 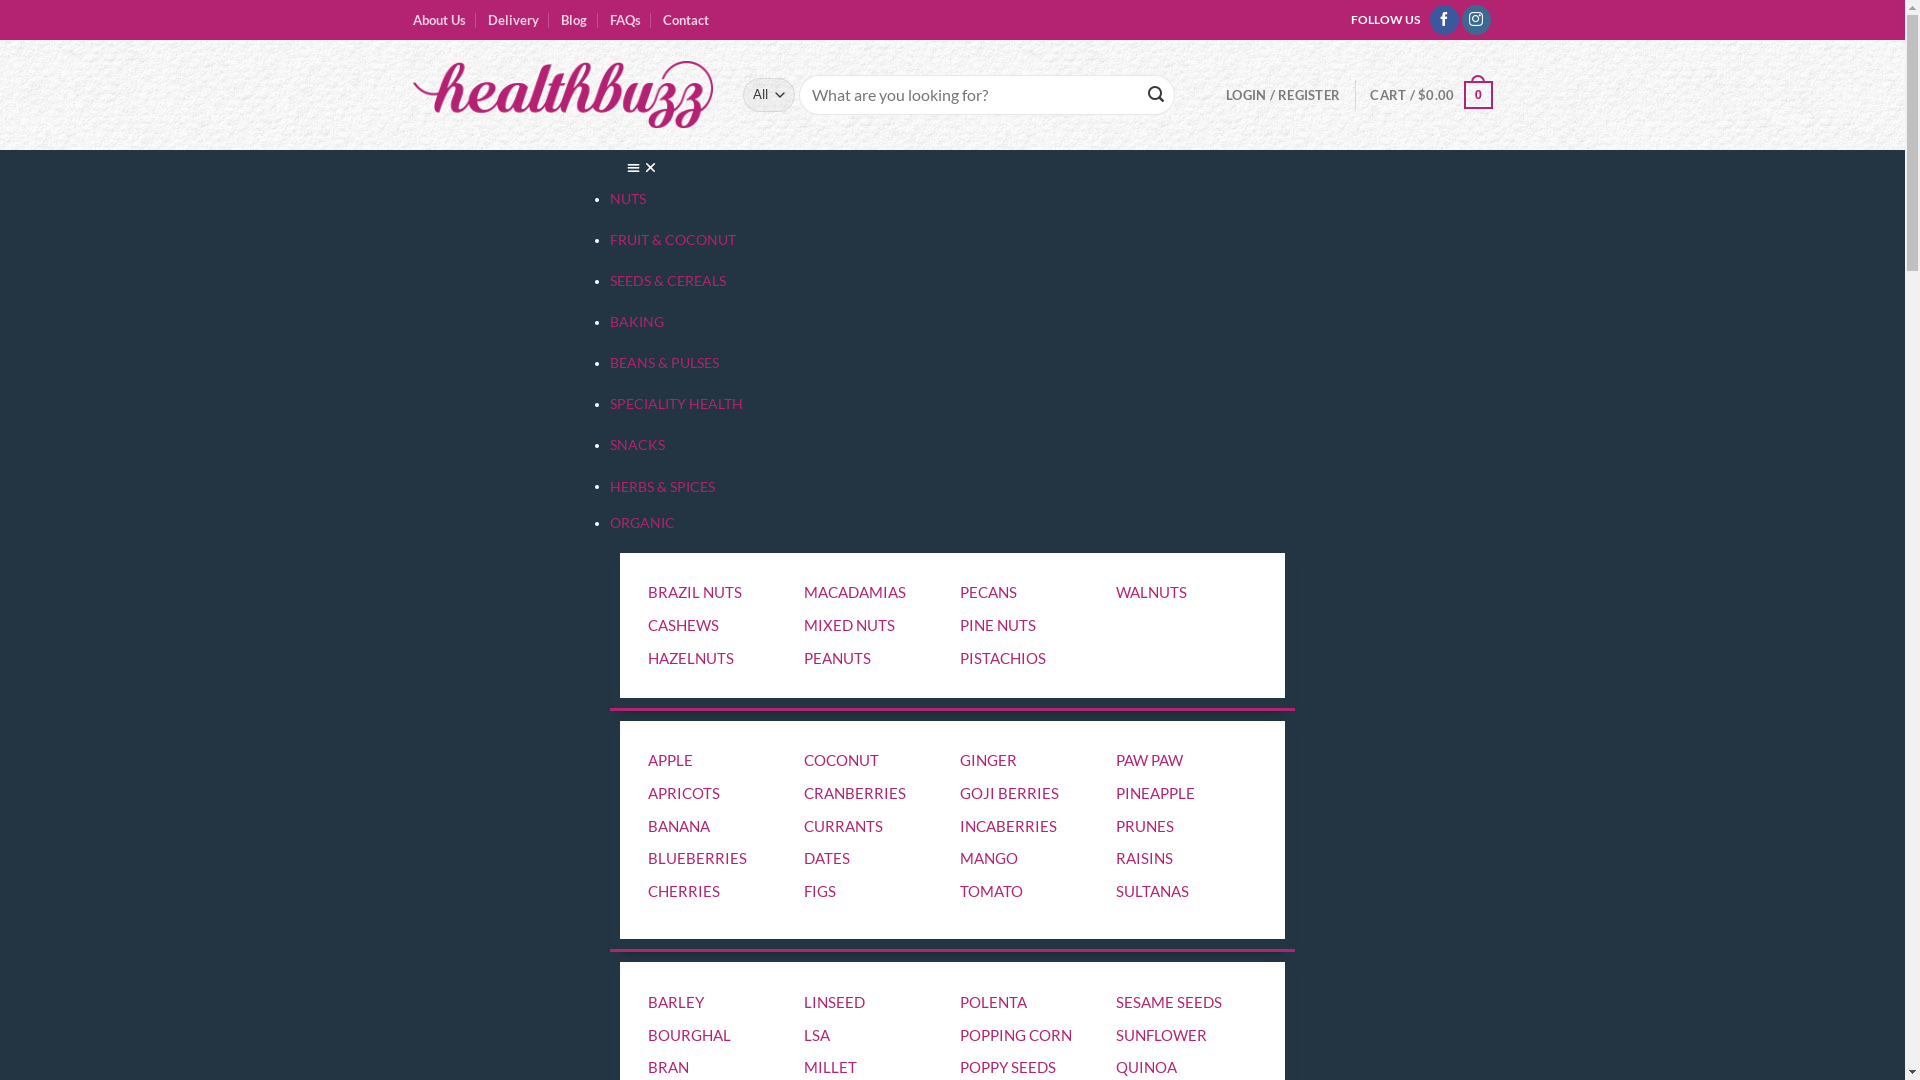 What do you see at coordinates (837, 658) in the screenshot?
I see `'PEANUTS'` at bounding box center [837, 658].